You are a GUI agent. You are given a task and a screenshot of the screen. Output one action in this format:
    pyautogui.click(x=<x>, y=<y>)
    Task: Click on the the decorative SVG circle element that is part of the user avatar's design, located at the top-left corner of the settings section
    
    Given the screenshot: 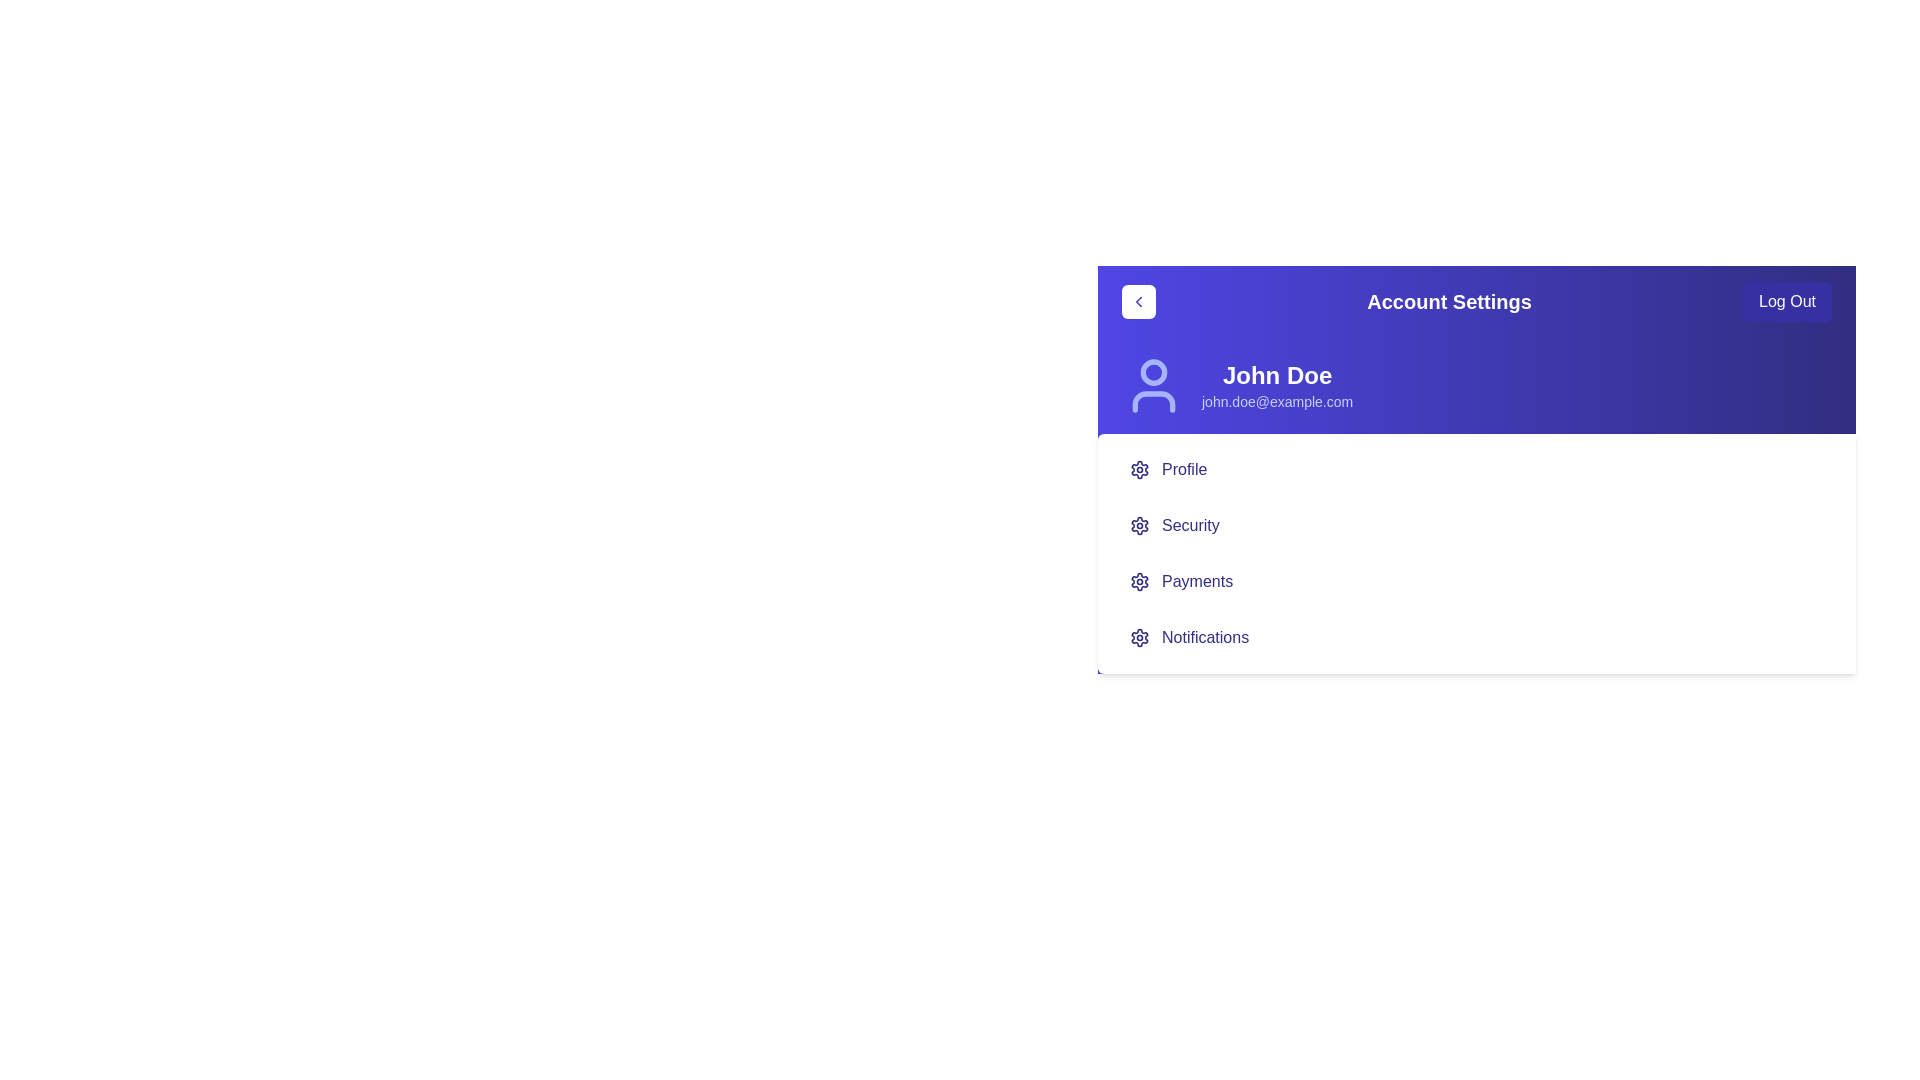 What is the action you would take?
    pyautogui.click(x=1153, y=371)
    